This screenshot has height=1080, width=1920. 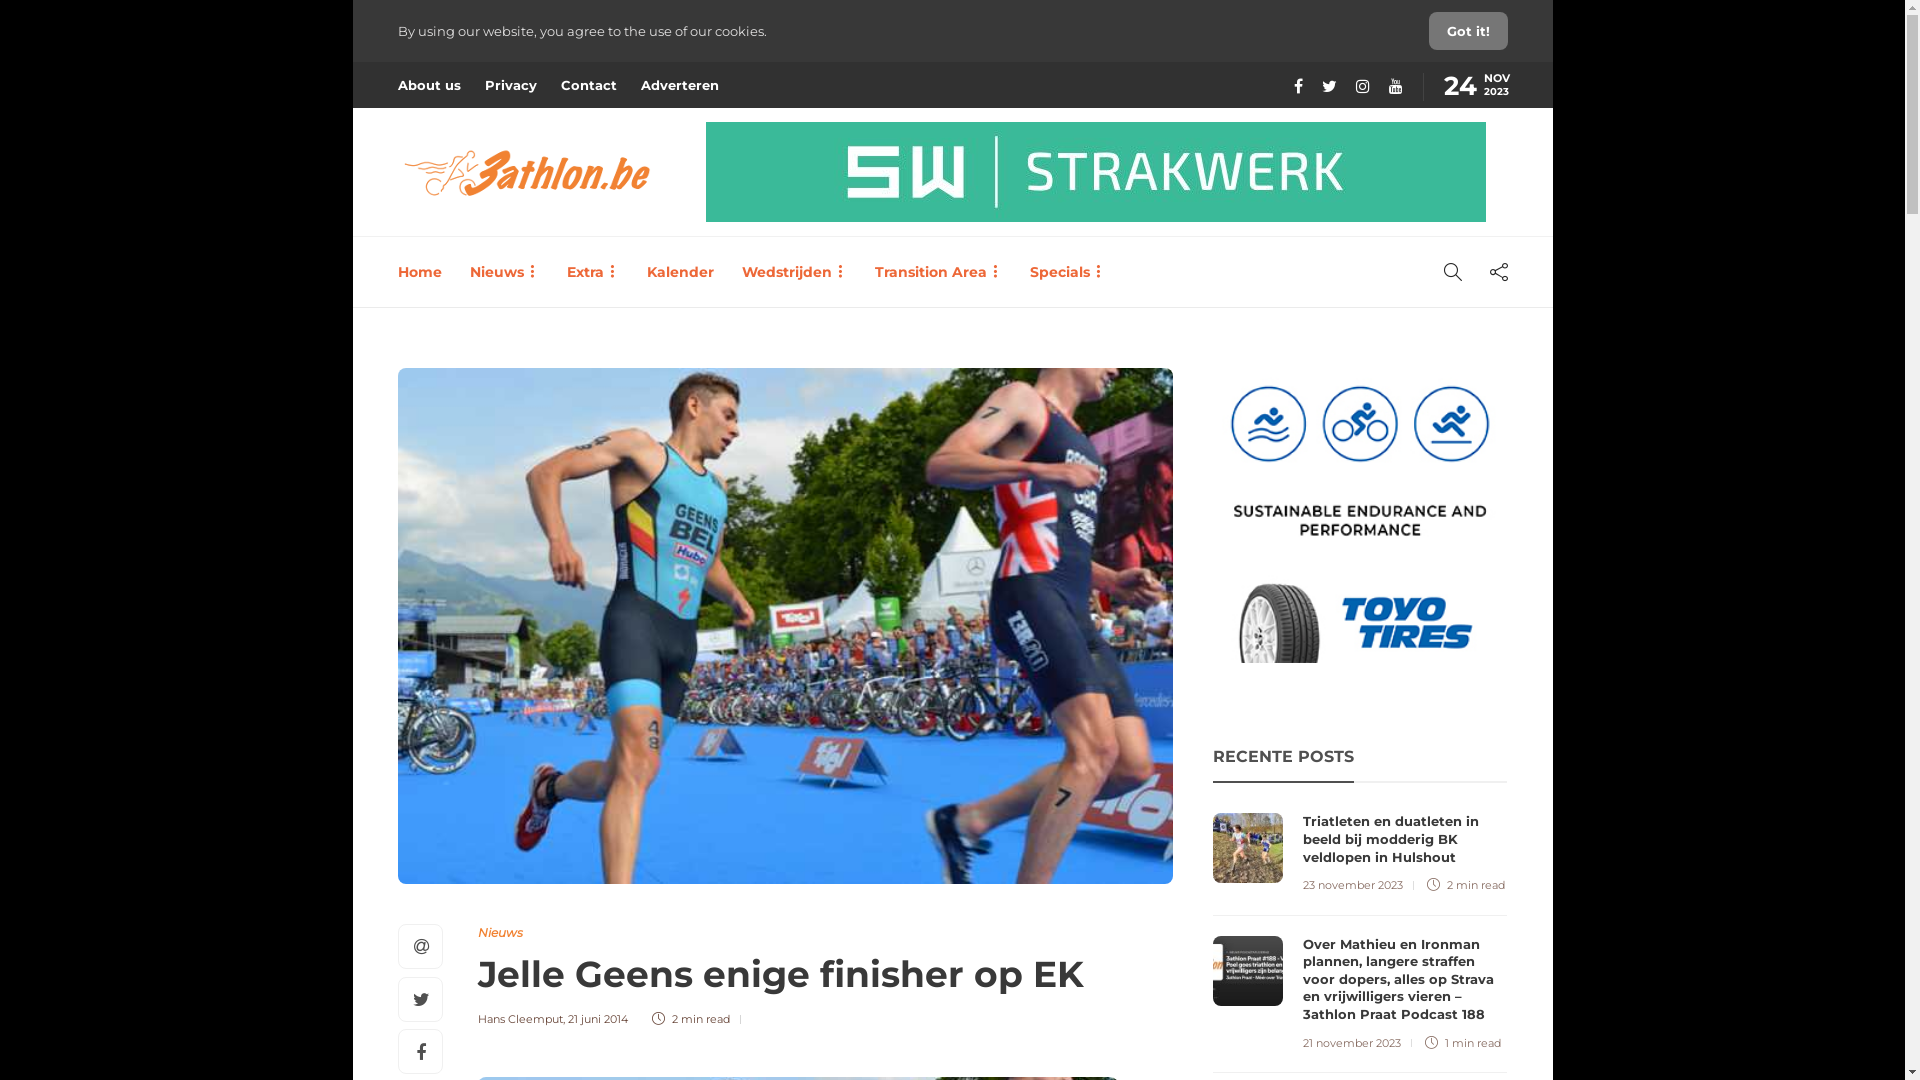 I want to click on 'Privacy', so click(x=509, y=83).